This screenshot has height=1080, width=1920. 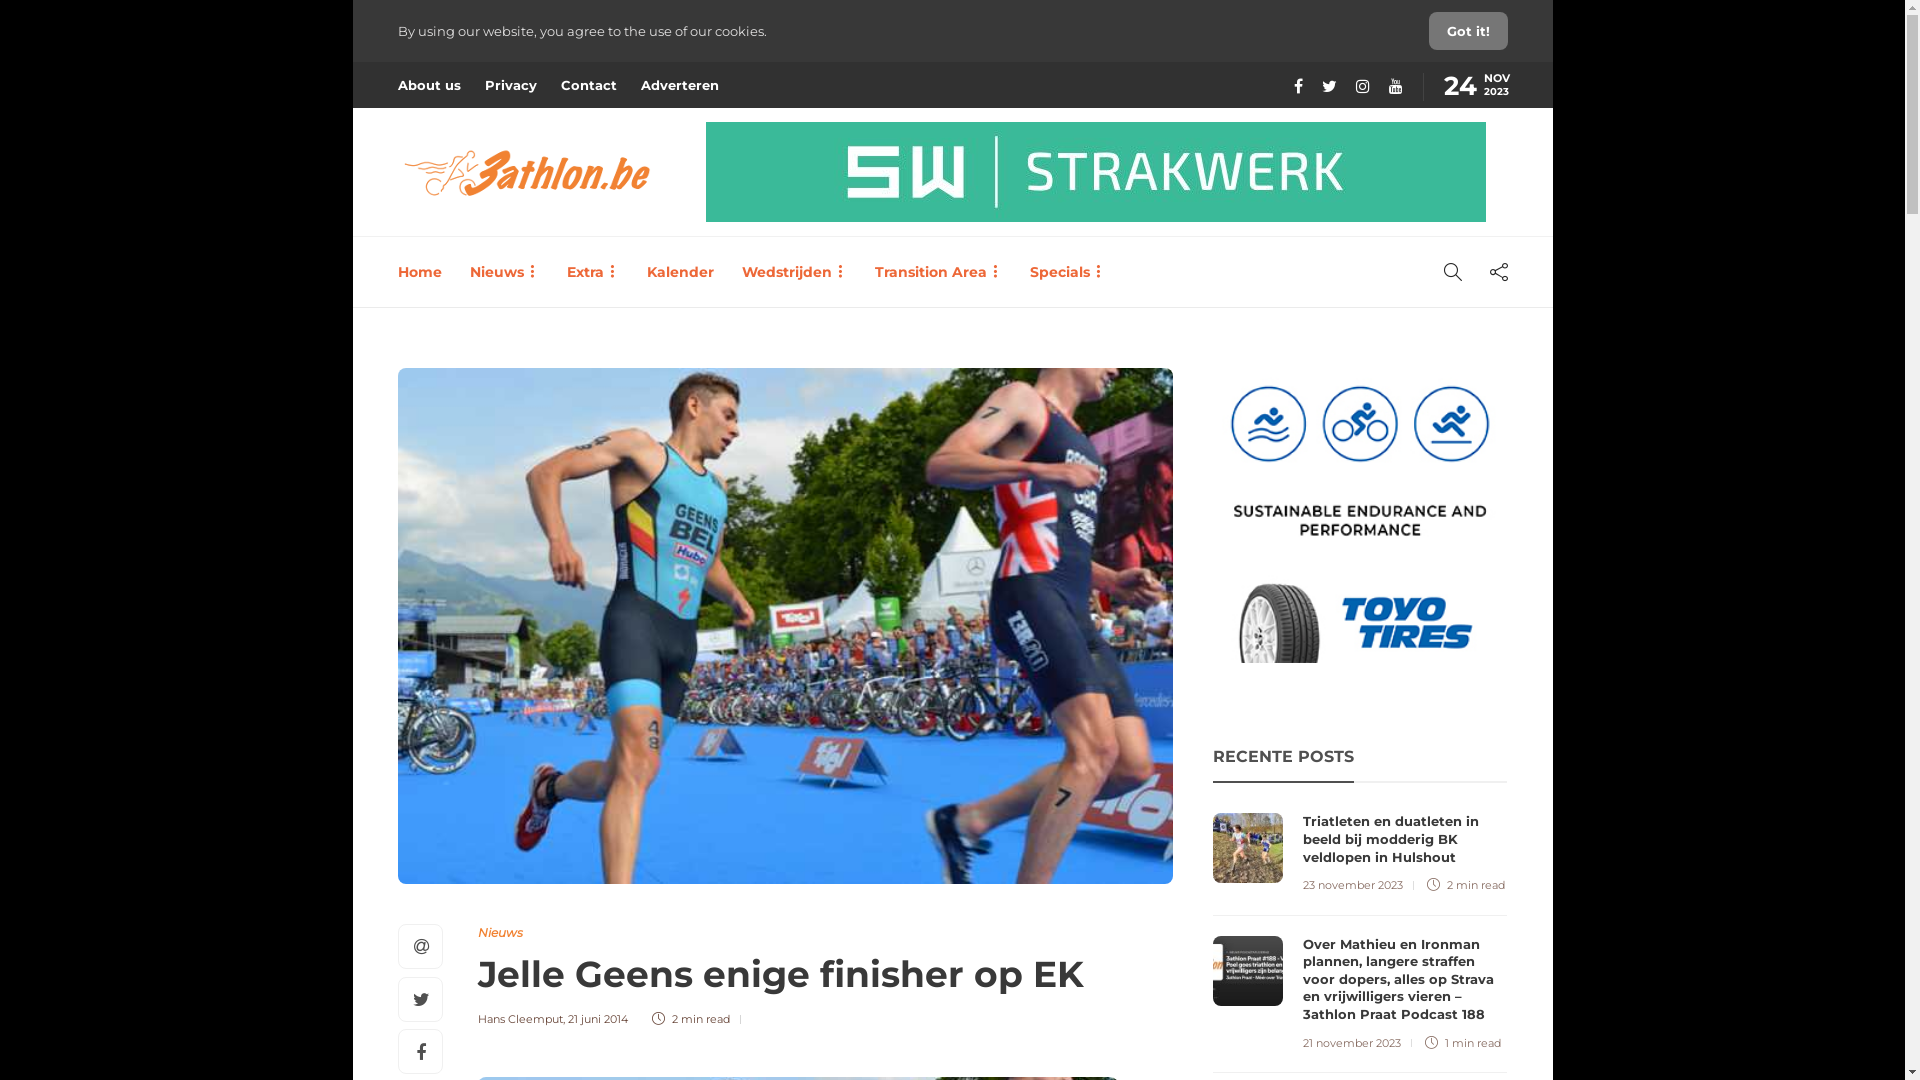 I want to click on 'Privacy', so click(x=509, y=83).